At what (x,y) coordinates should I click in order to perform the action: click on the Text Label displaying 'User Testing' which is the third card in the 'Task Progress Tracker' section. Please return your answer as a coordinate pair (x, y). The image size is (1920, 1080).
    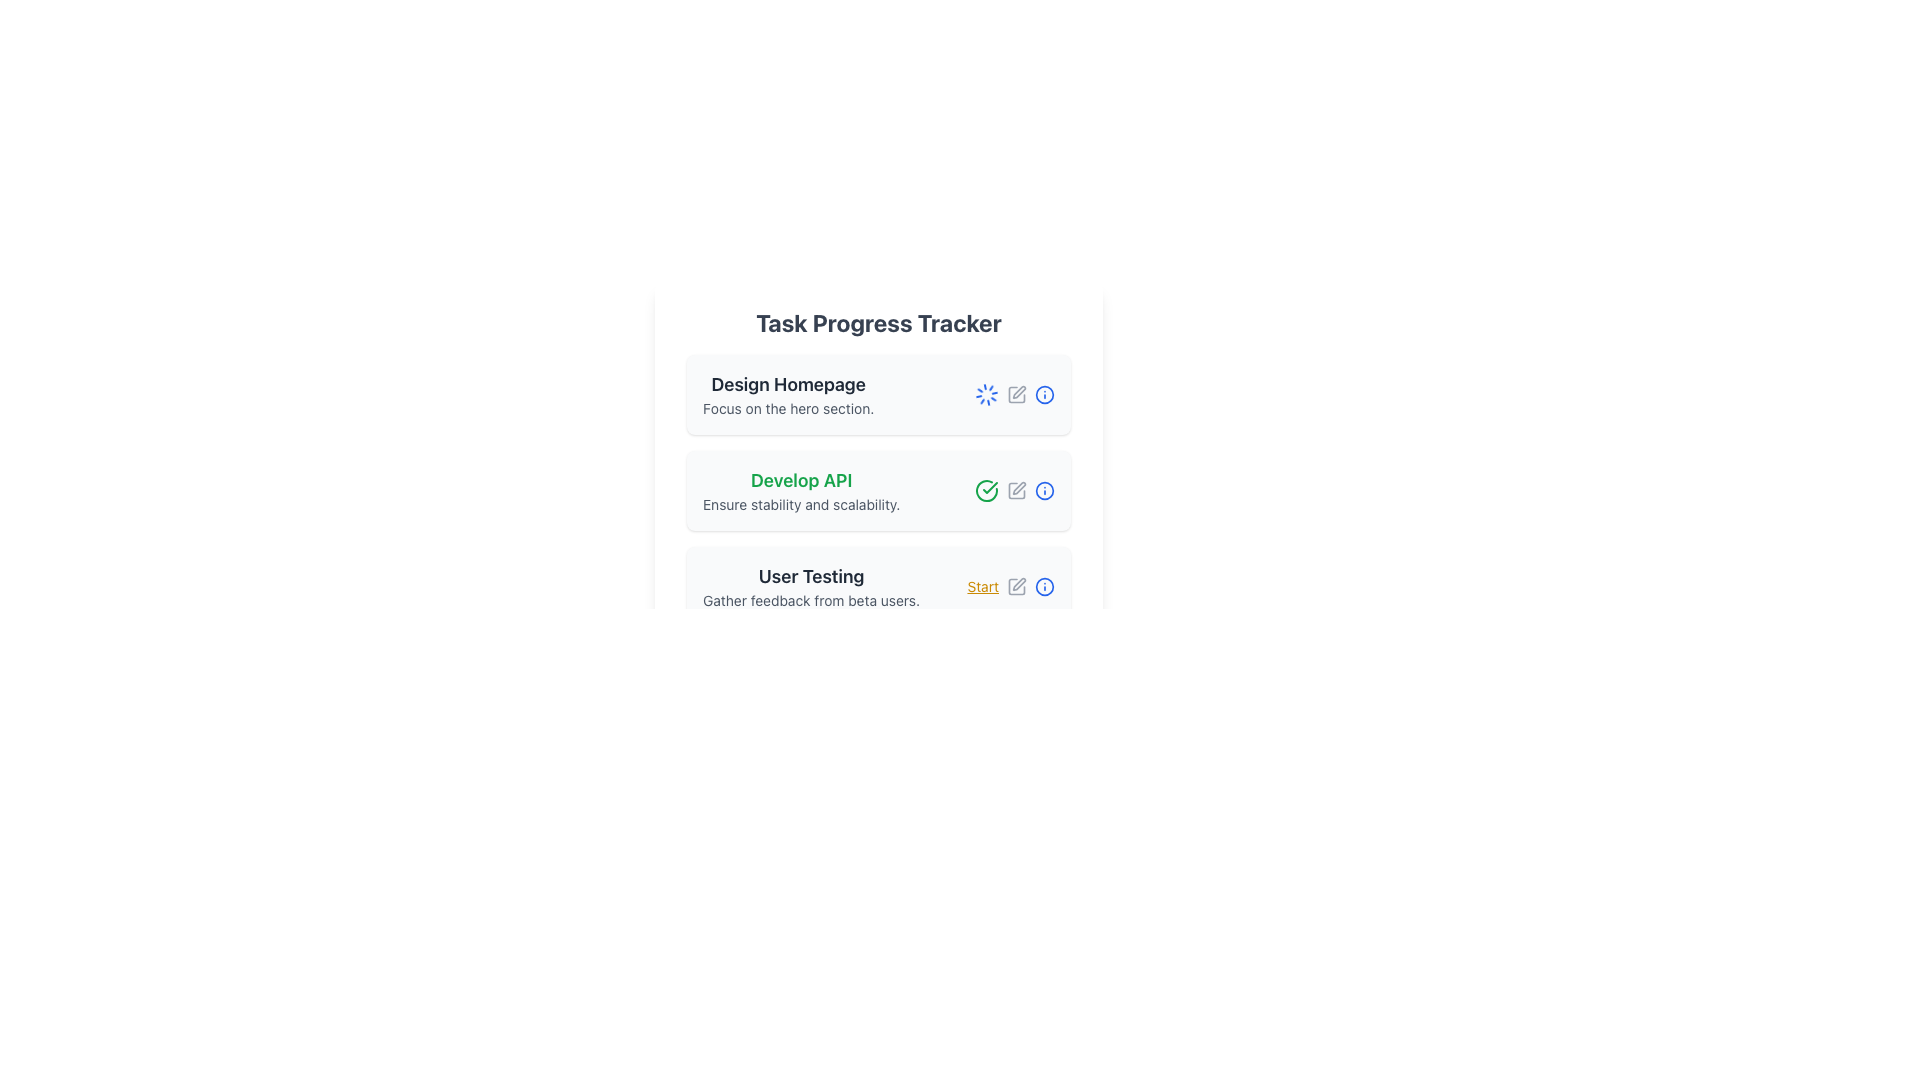
    Looking at the image, I should click on (811, 585).